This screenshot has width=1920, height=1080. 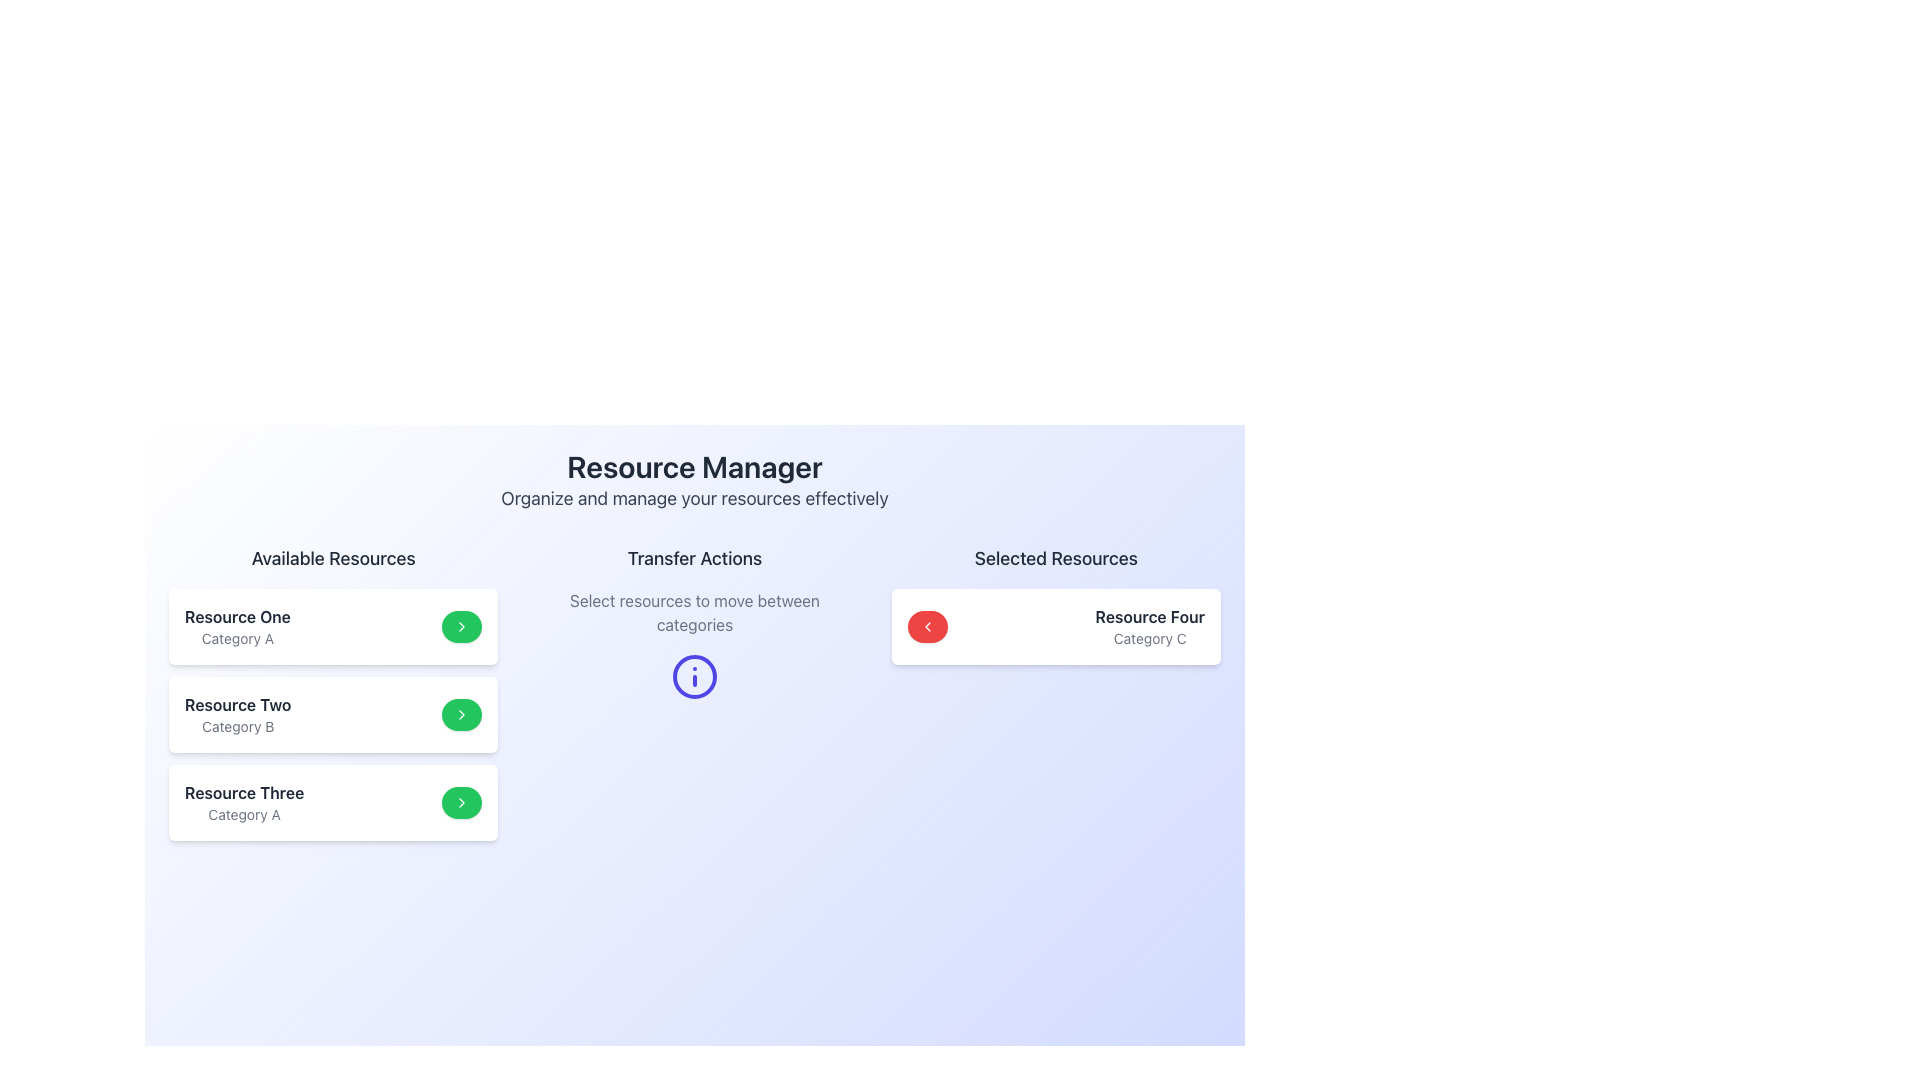 What do you see at coordinates (238, 704) in the screenshot?
I see `the read-only text label indicating 'Resource Two' in the 'Available Resources' section, which is the second row in the list of resources` at bounding box center [238, 704].